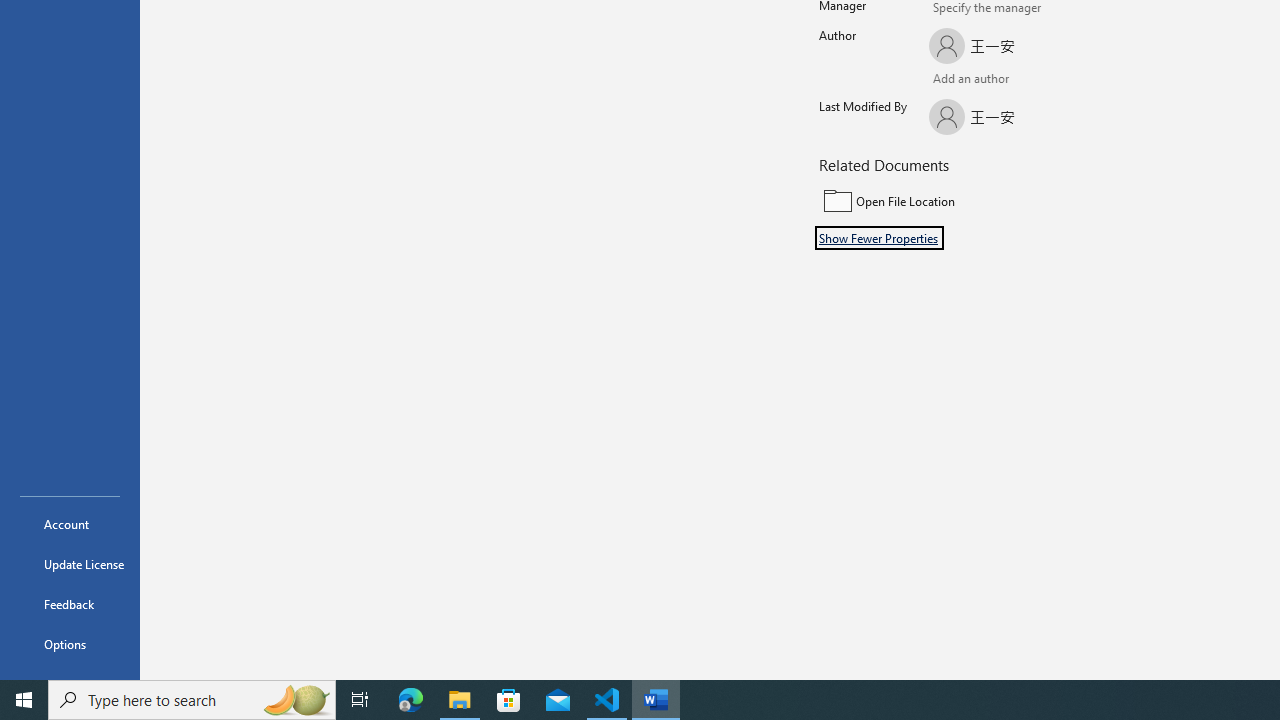 This screenshot has width=1280, height=720. Describe the element at coordinates (69, 564) in the screenshot. I see `'Update License'` at that location.